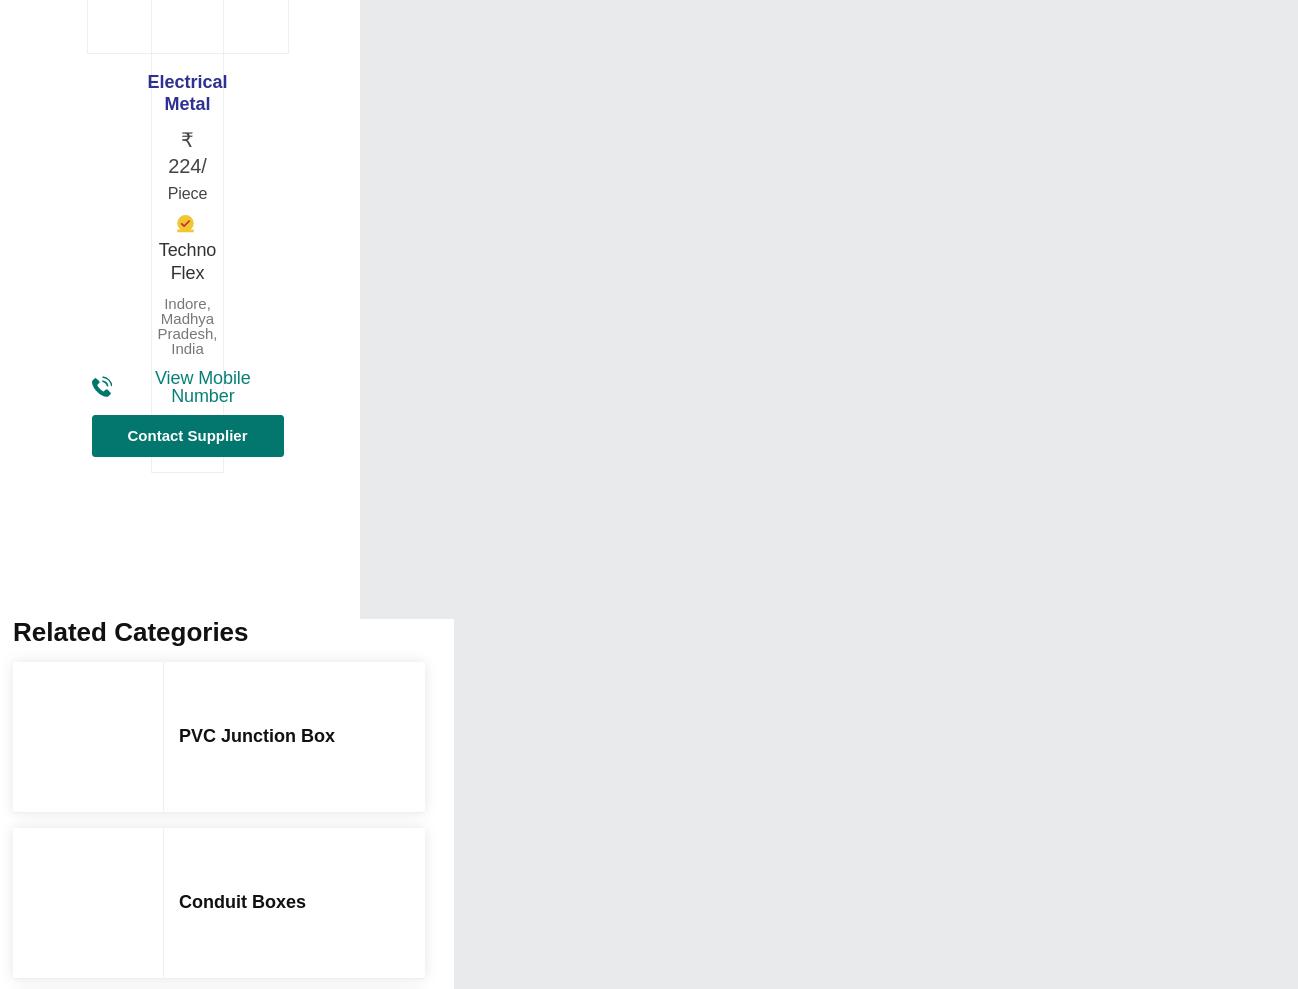  What do you see at coordinates (186, 434) in the screenshot?
I see `'Contact Supplier'` at bounding box center [186, 434].